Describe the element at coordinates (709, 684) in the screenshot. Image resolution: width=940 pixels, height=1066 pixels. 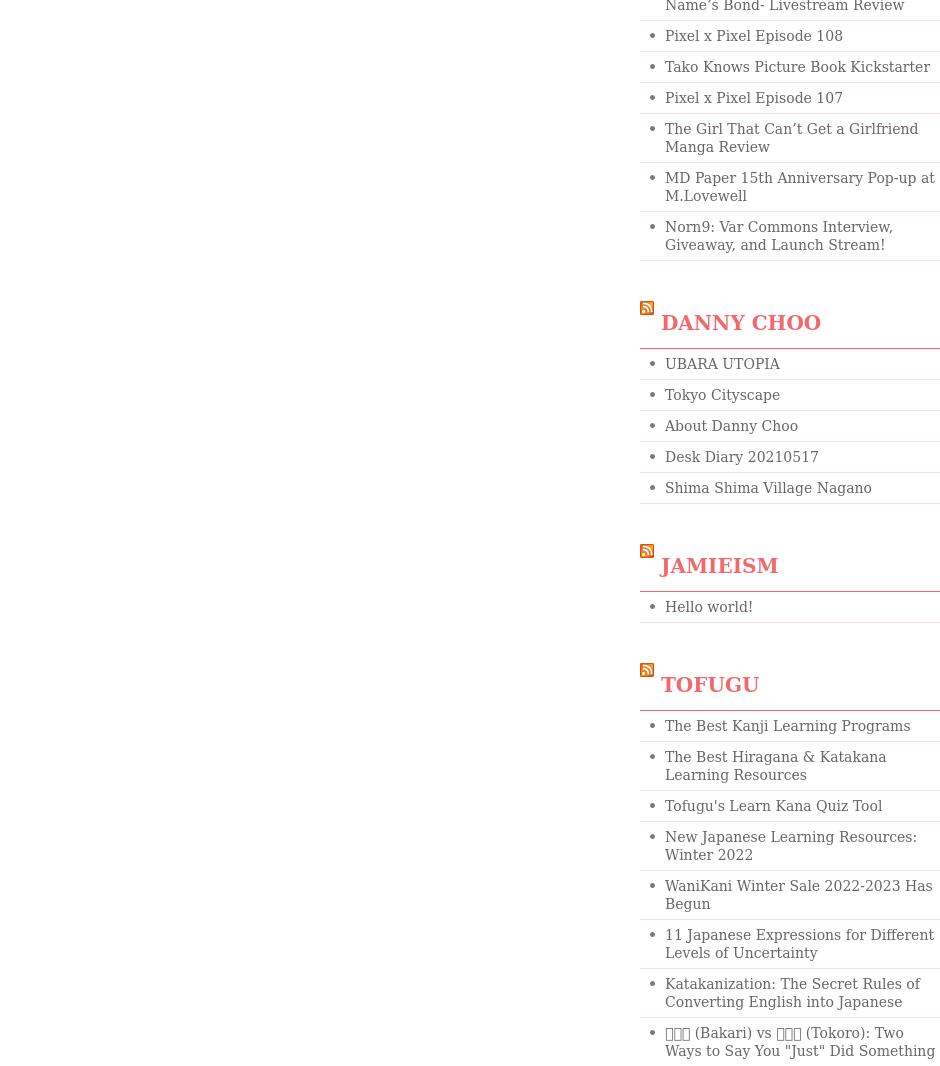
I see `'Tofugu'` at that location.